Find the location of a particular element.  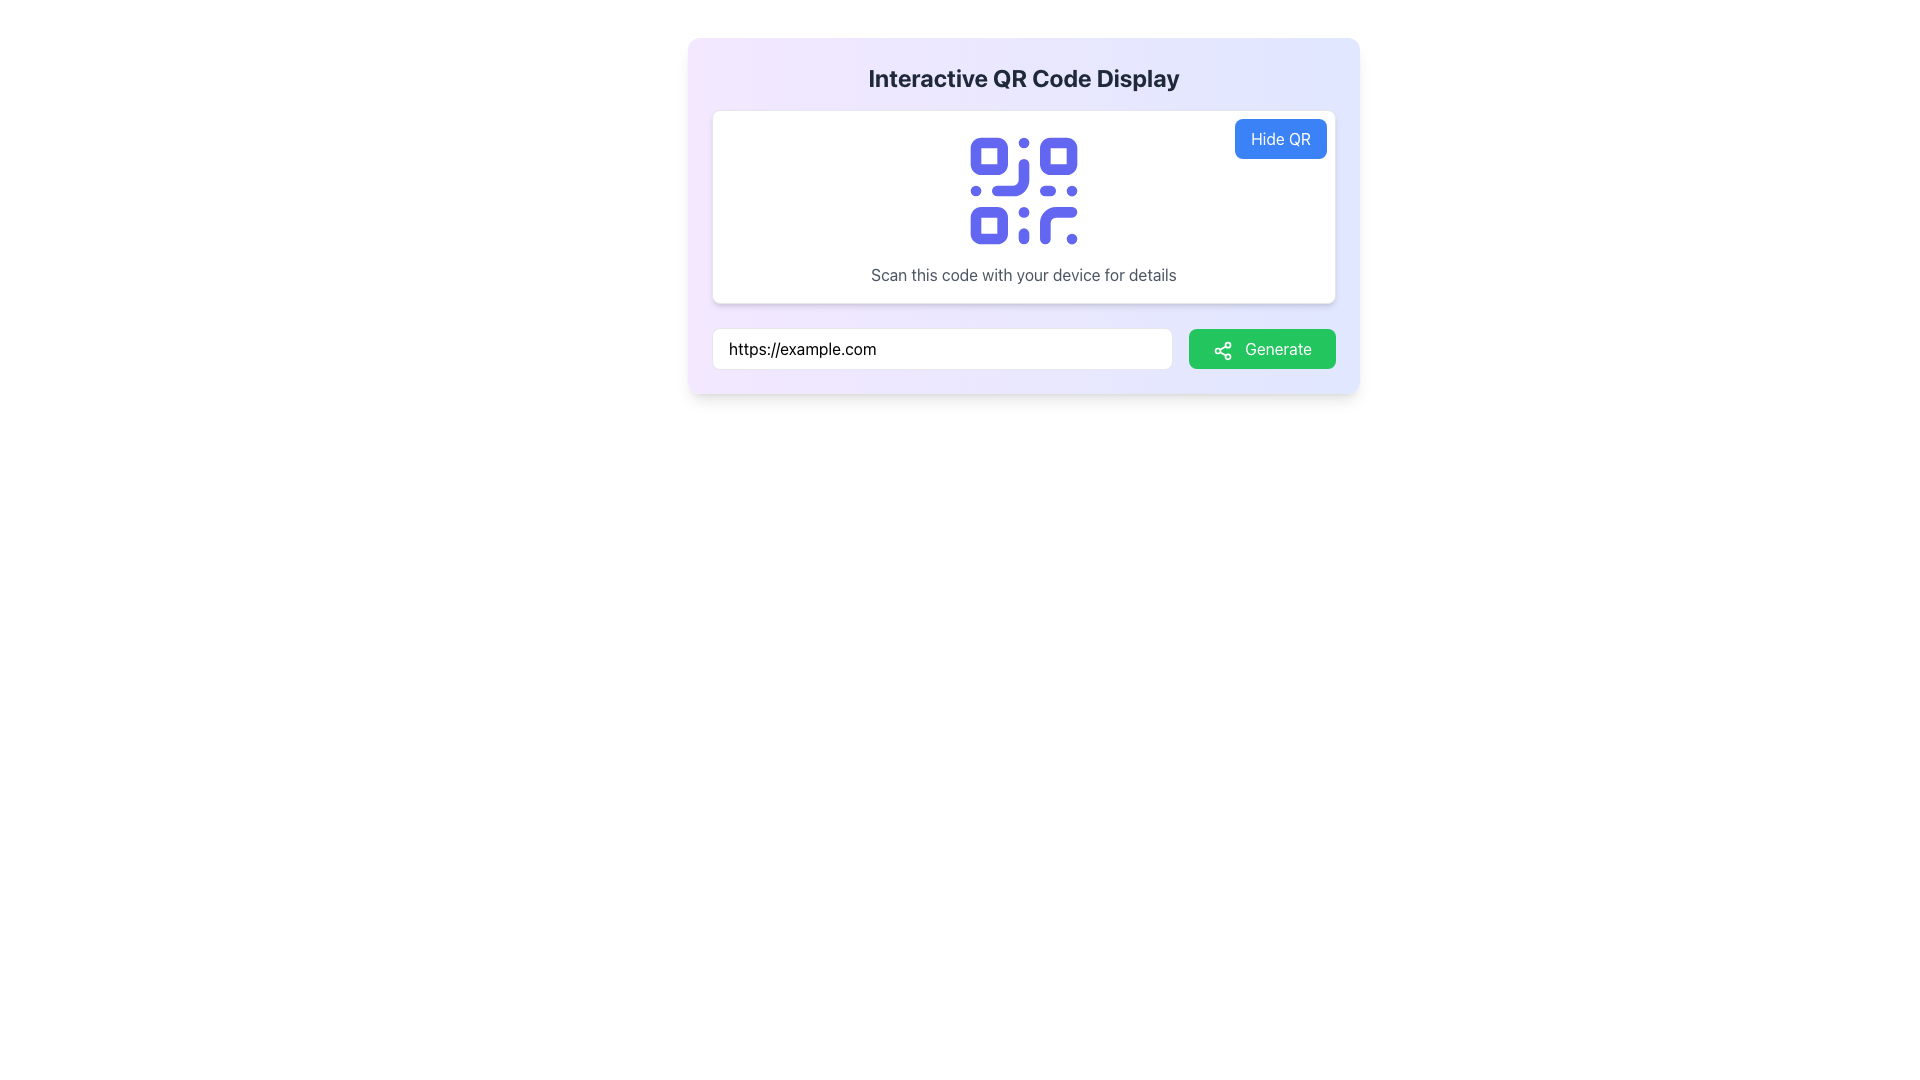

the QR code generation button located to the right of the URL input field is located at coordinates (1261, 347).